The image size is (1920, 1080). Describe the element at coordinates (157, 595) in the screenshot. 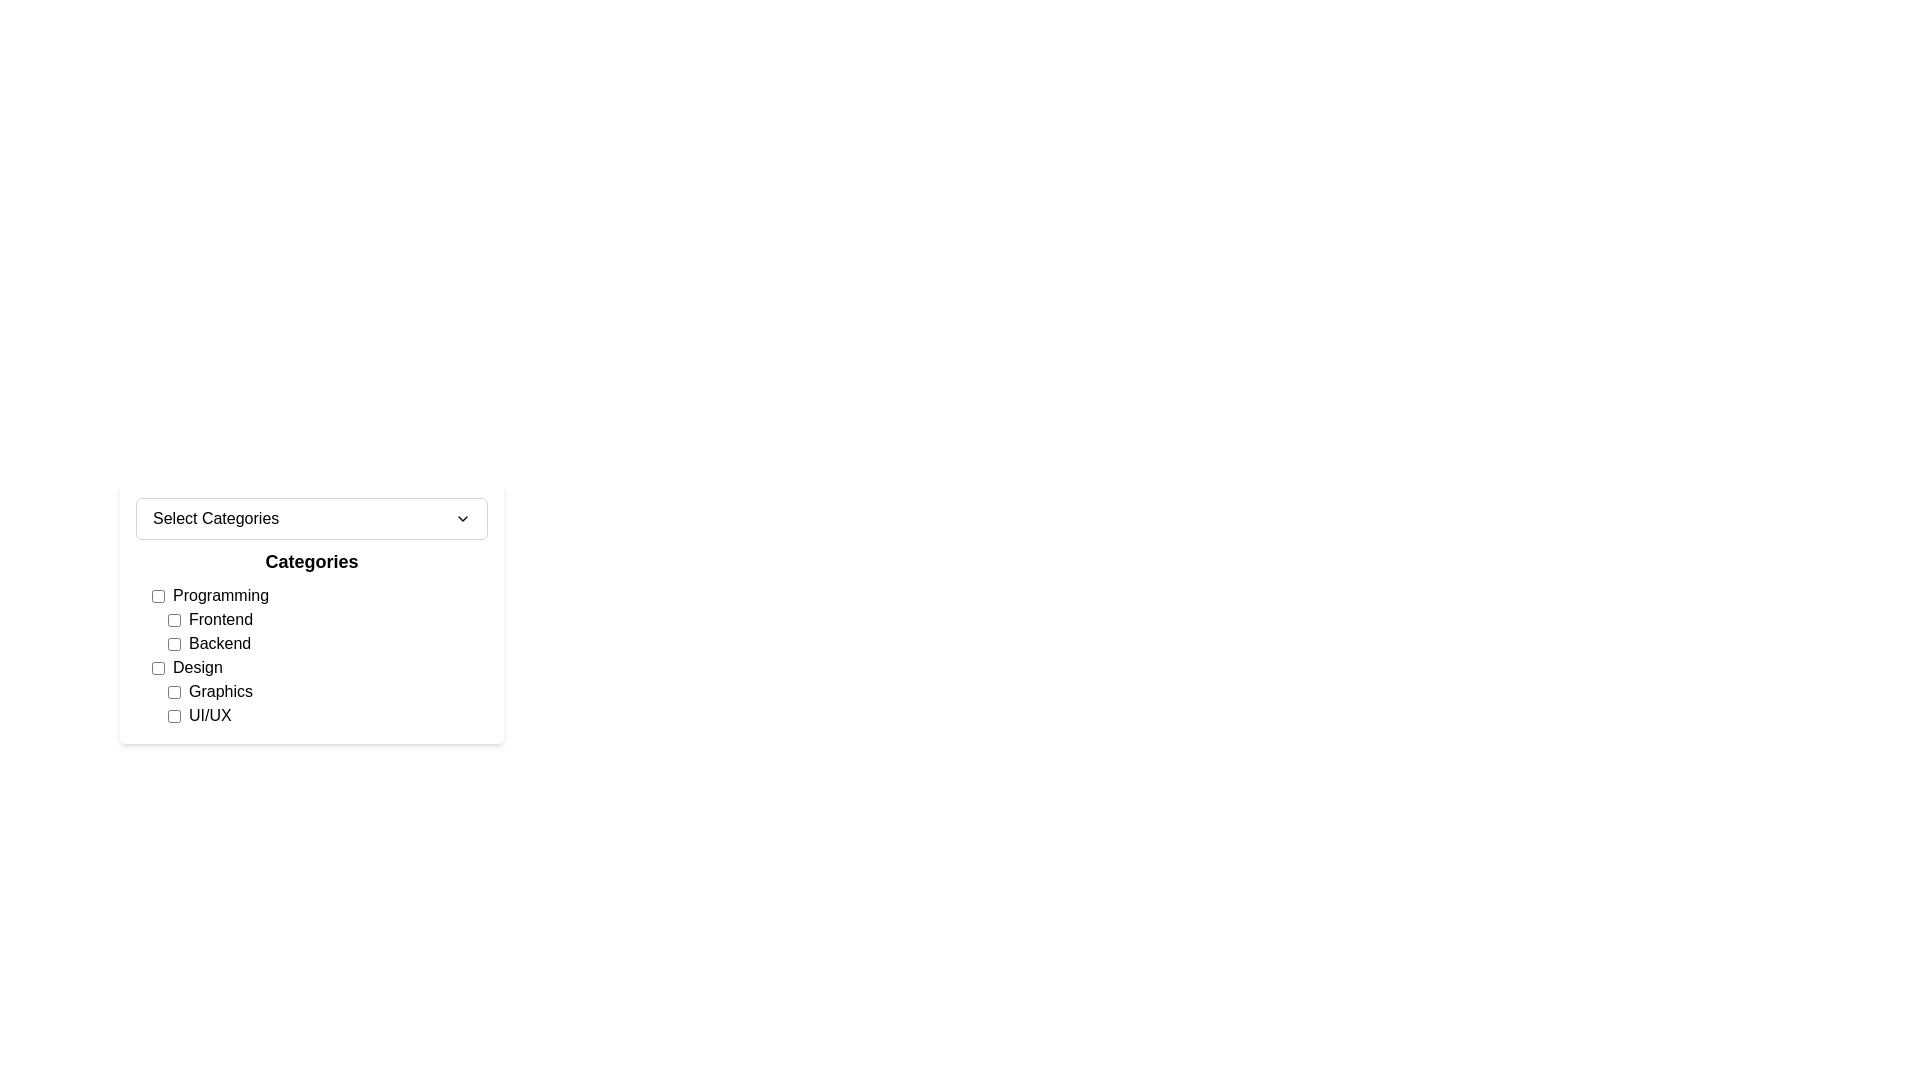

I see `the checkbox located to the left of the 'Programming' label` at that location.